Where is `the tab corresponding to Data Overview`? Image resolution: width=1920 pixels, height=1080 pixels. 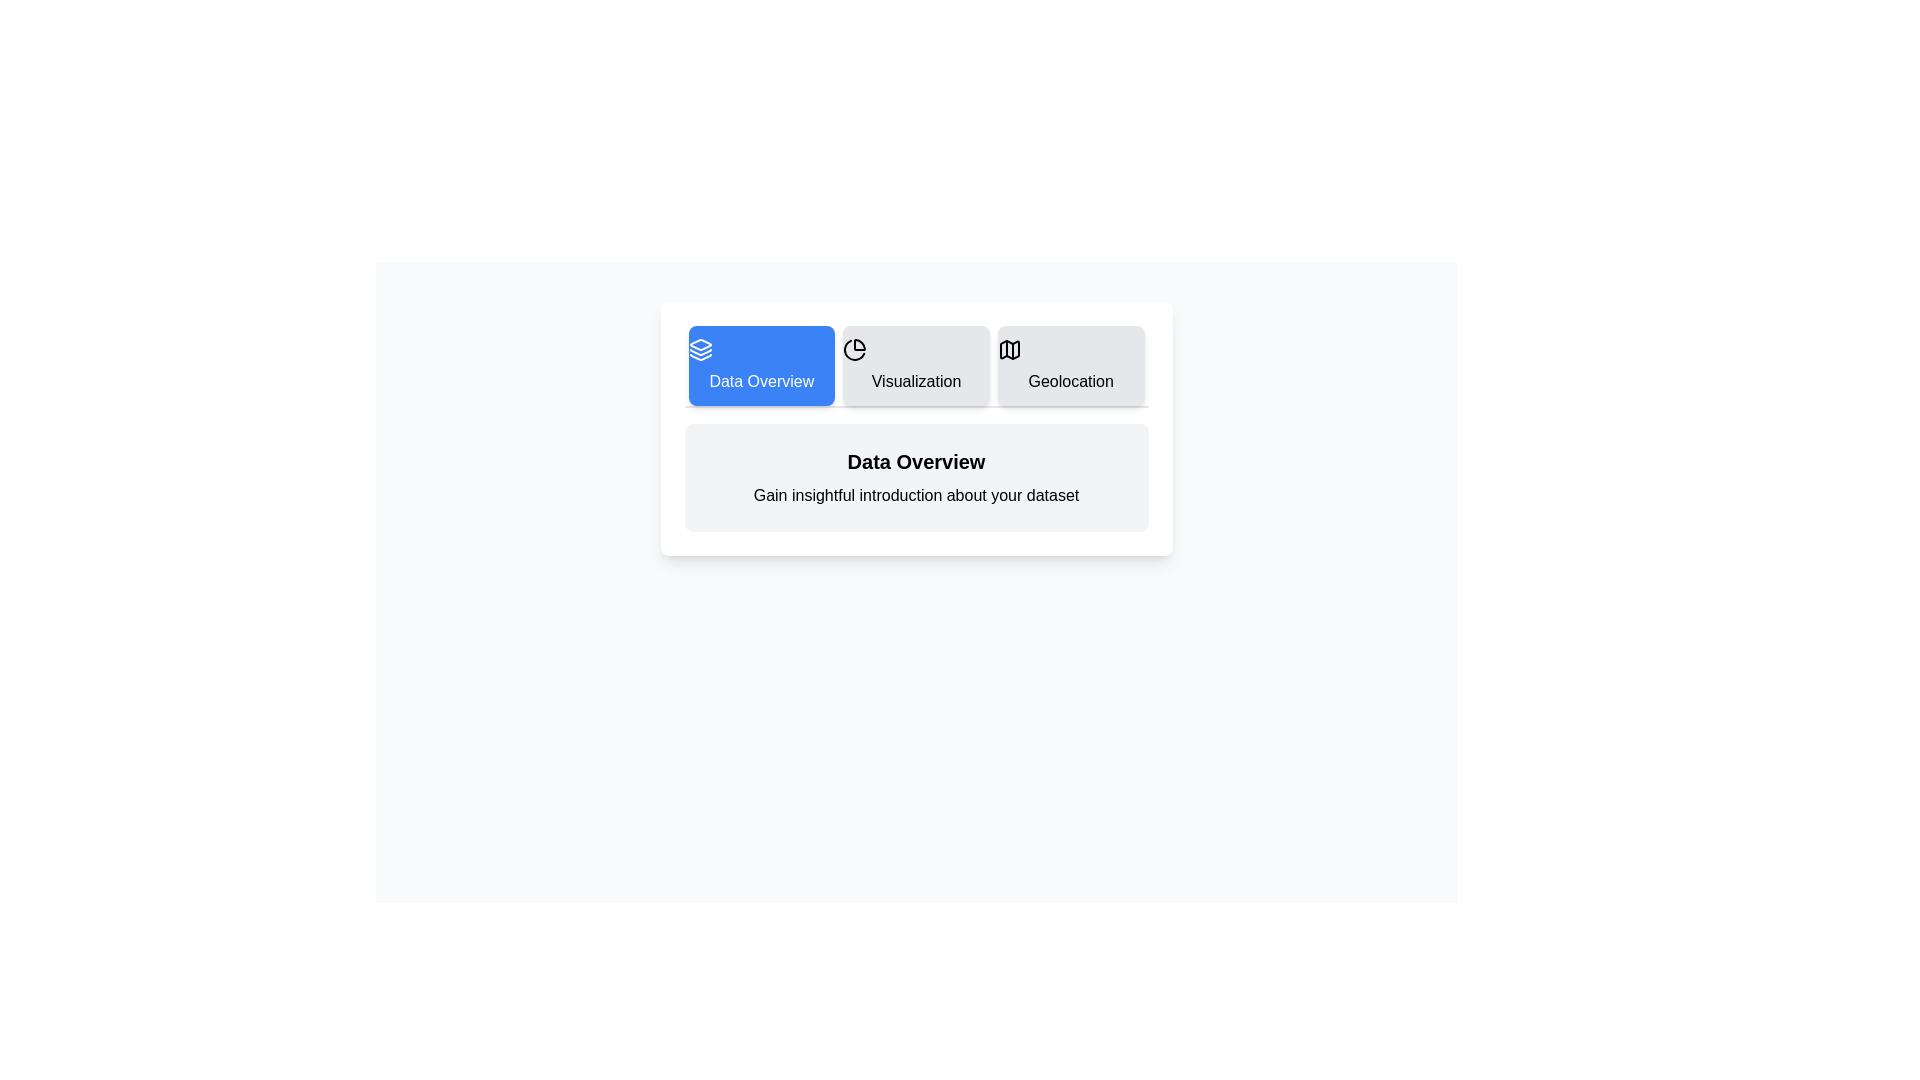
the tab corresponding to Data Overview is located at coordinates (760, 366).